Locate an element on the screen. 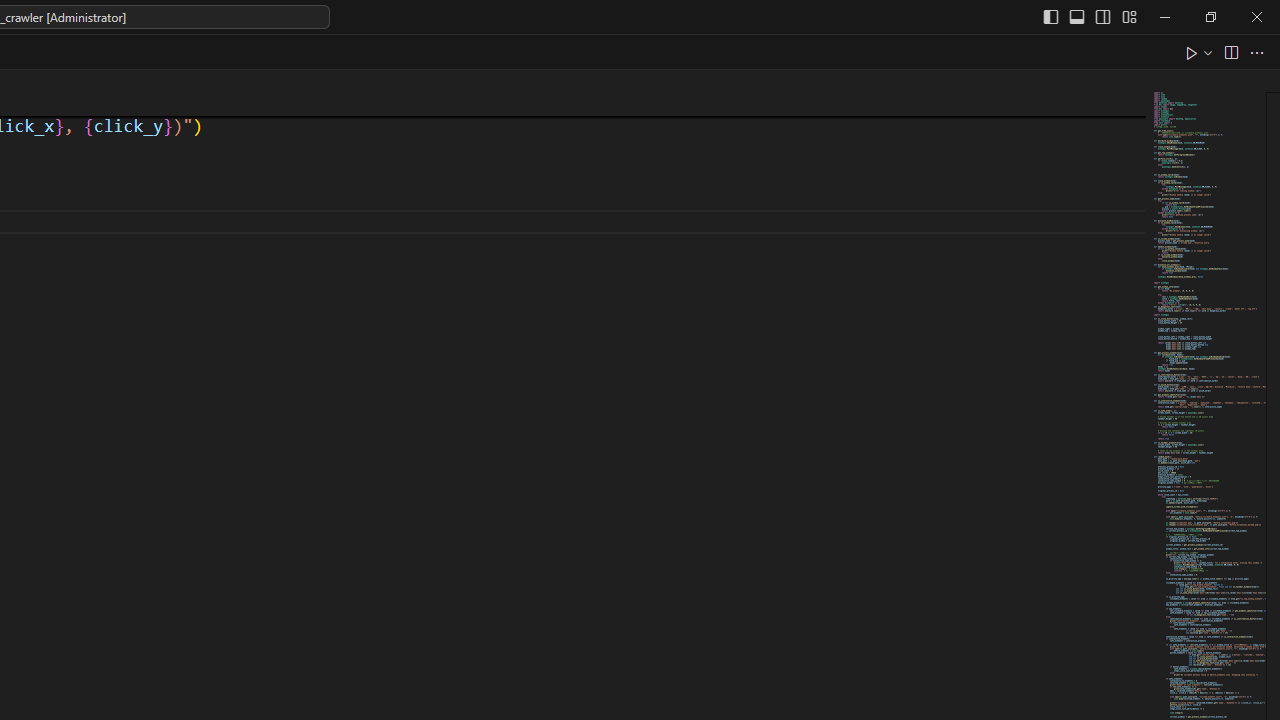 Image resolution: width=1280 pixels, height=720 pixels. 'Run Python File' is located at coordinates (1192, 51).